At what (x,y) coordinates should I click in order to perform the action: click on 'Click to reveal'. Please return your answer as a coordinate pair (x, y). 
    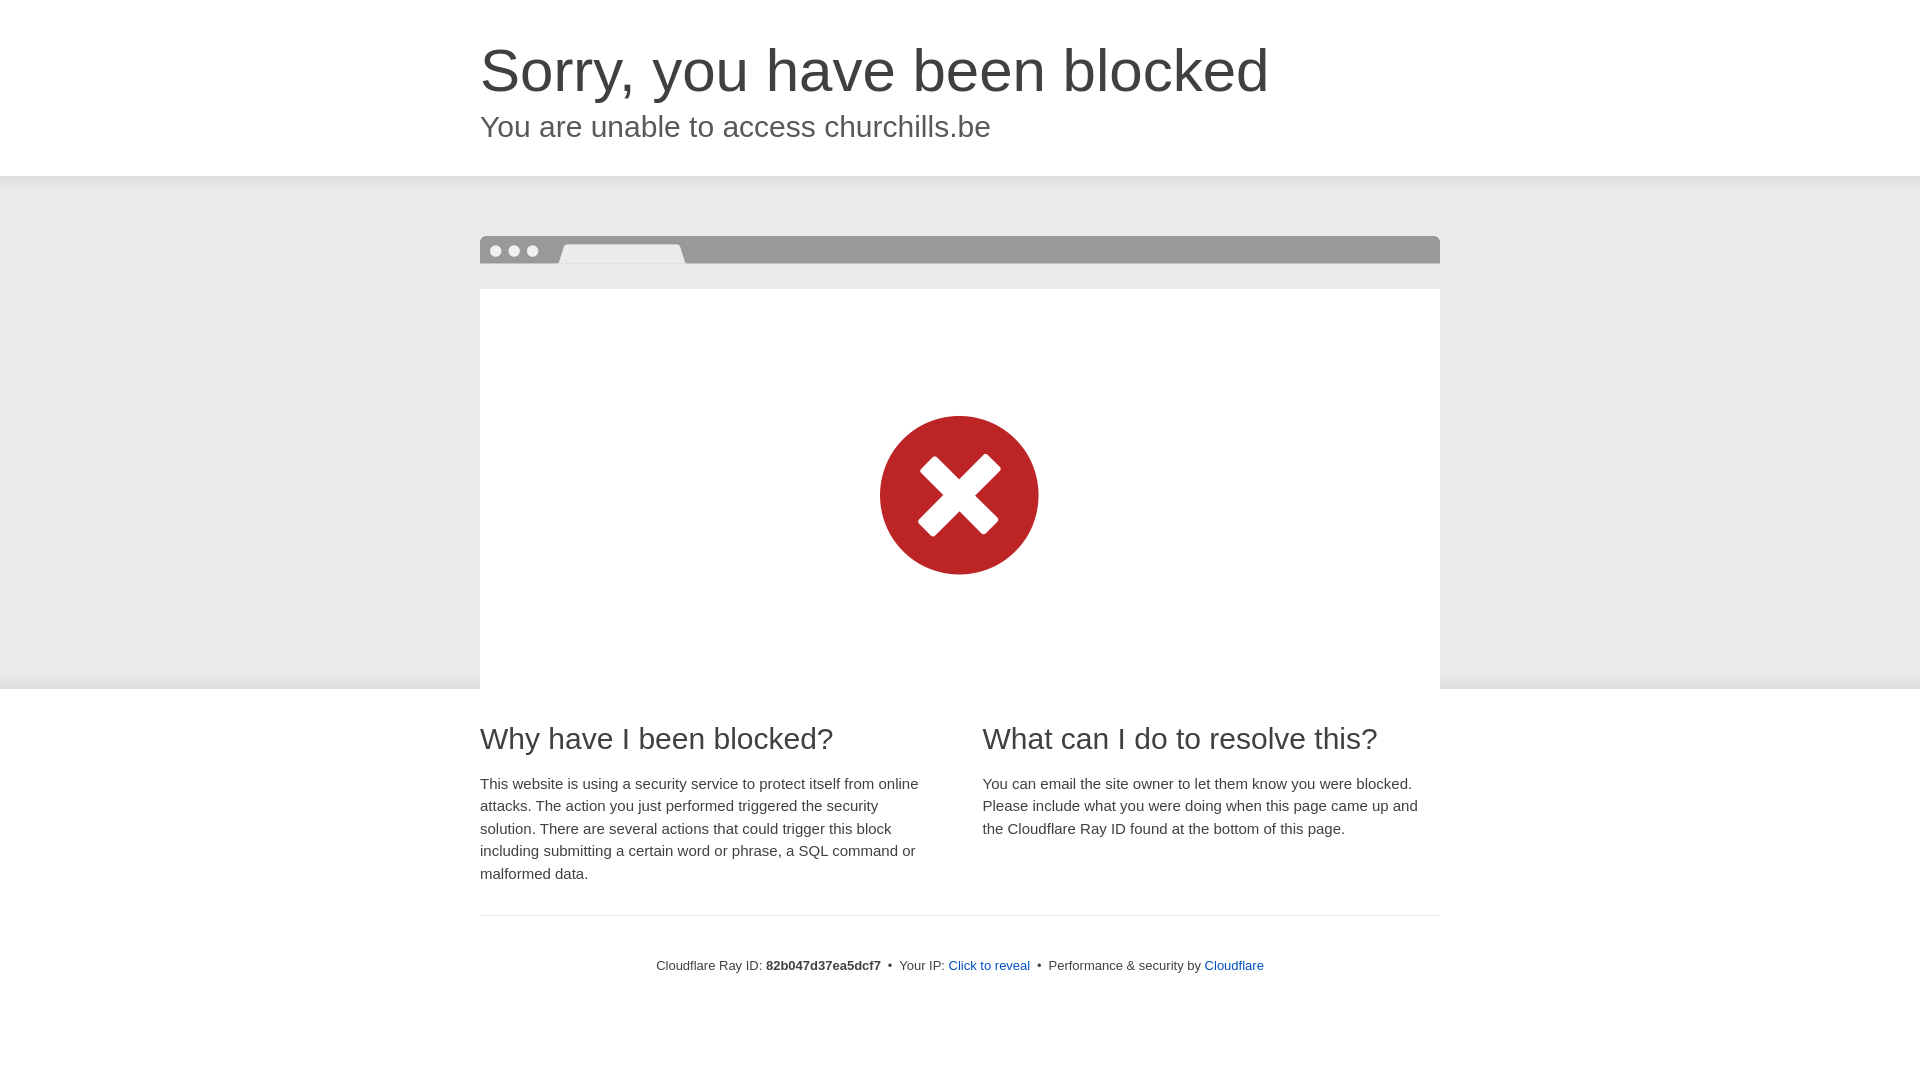
    Looking at the image, I should click on (989, 964).